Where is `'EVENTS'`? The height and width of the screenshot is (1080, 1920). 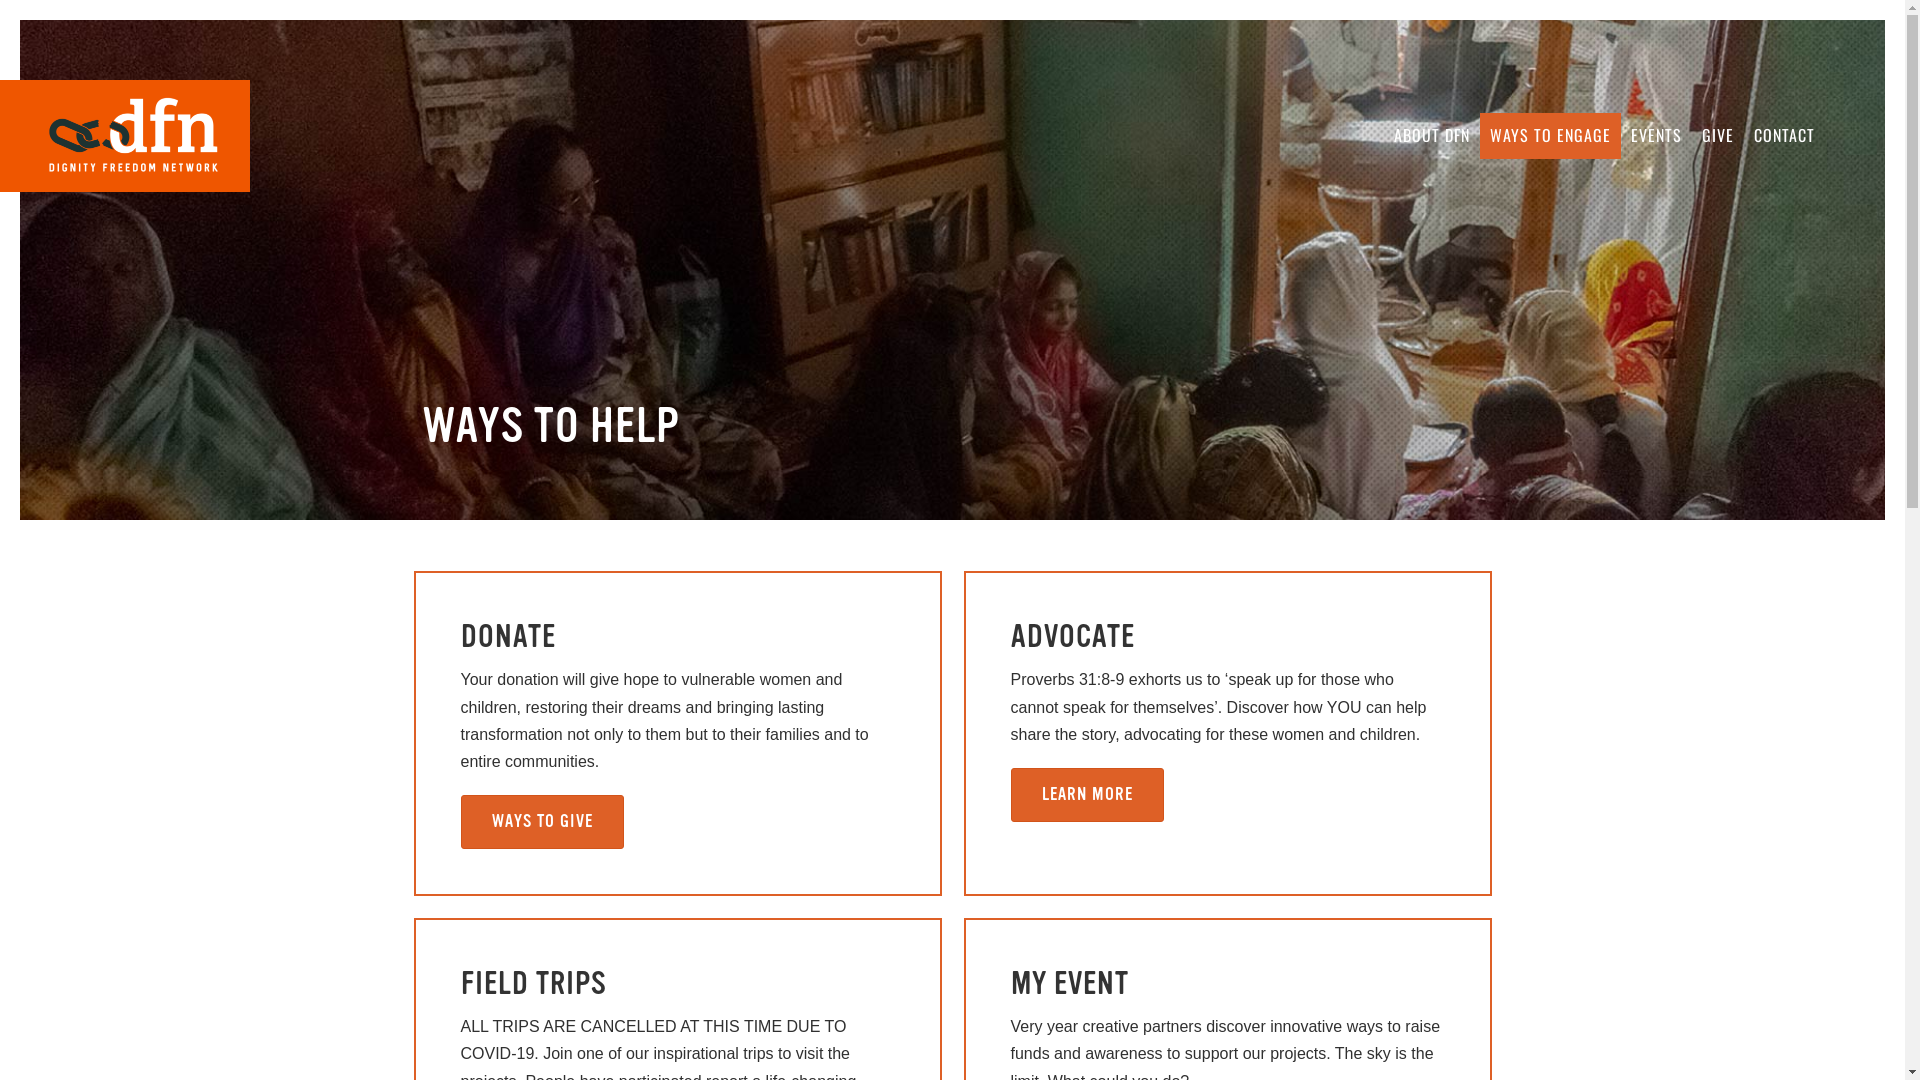 'EVENTS' is located at coordinates (1621, 135).